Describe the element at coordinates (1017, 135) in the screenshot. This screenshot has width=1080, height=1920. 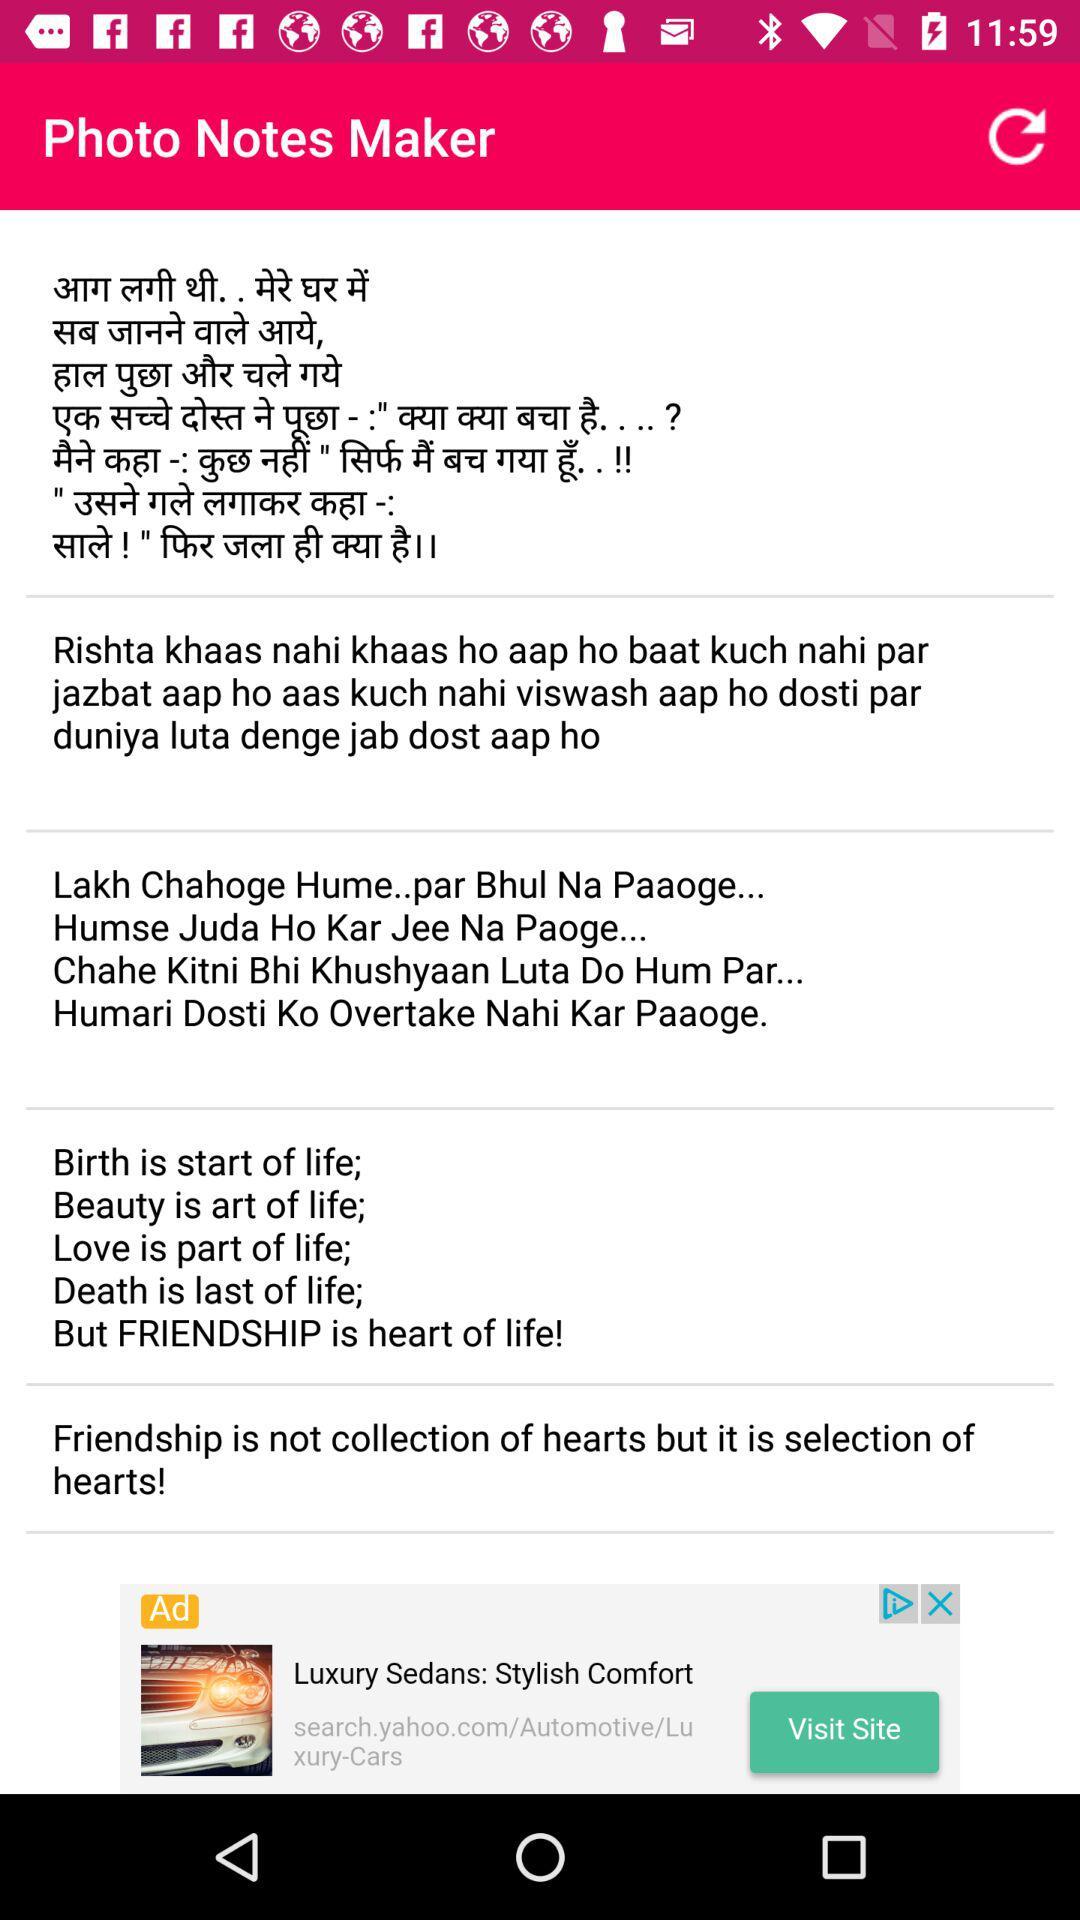
I see `refresh the page` at that location.